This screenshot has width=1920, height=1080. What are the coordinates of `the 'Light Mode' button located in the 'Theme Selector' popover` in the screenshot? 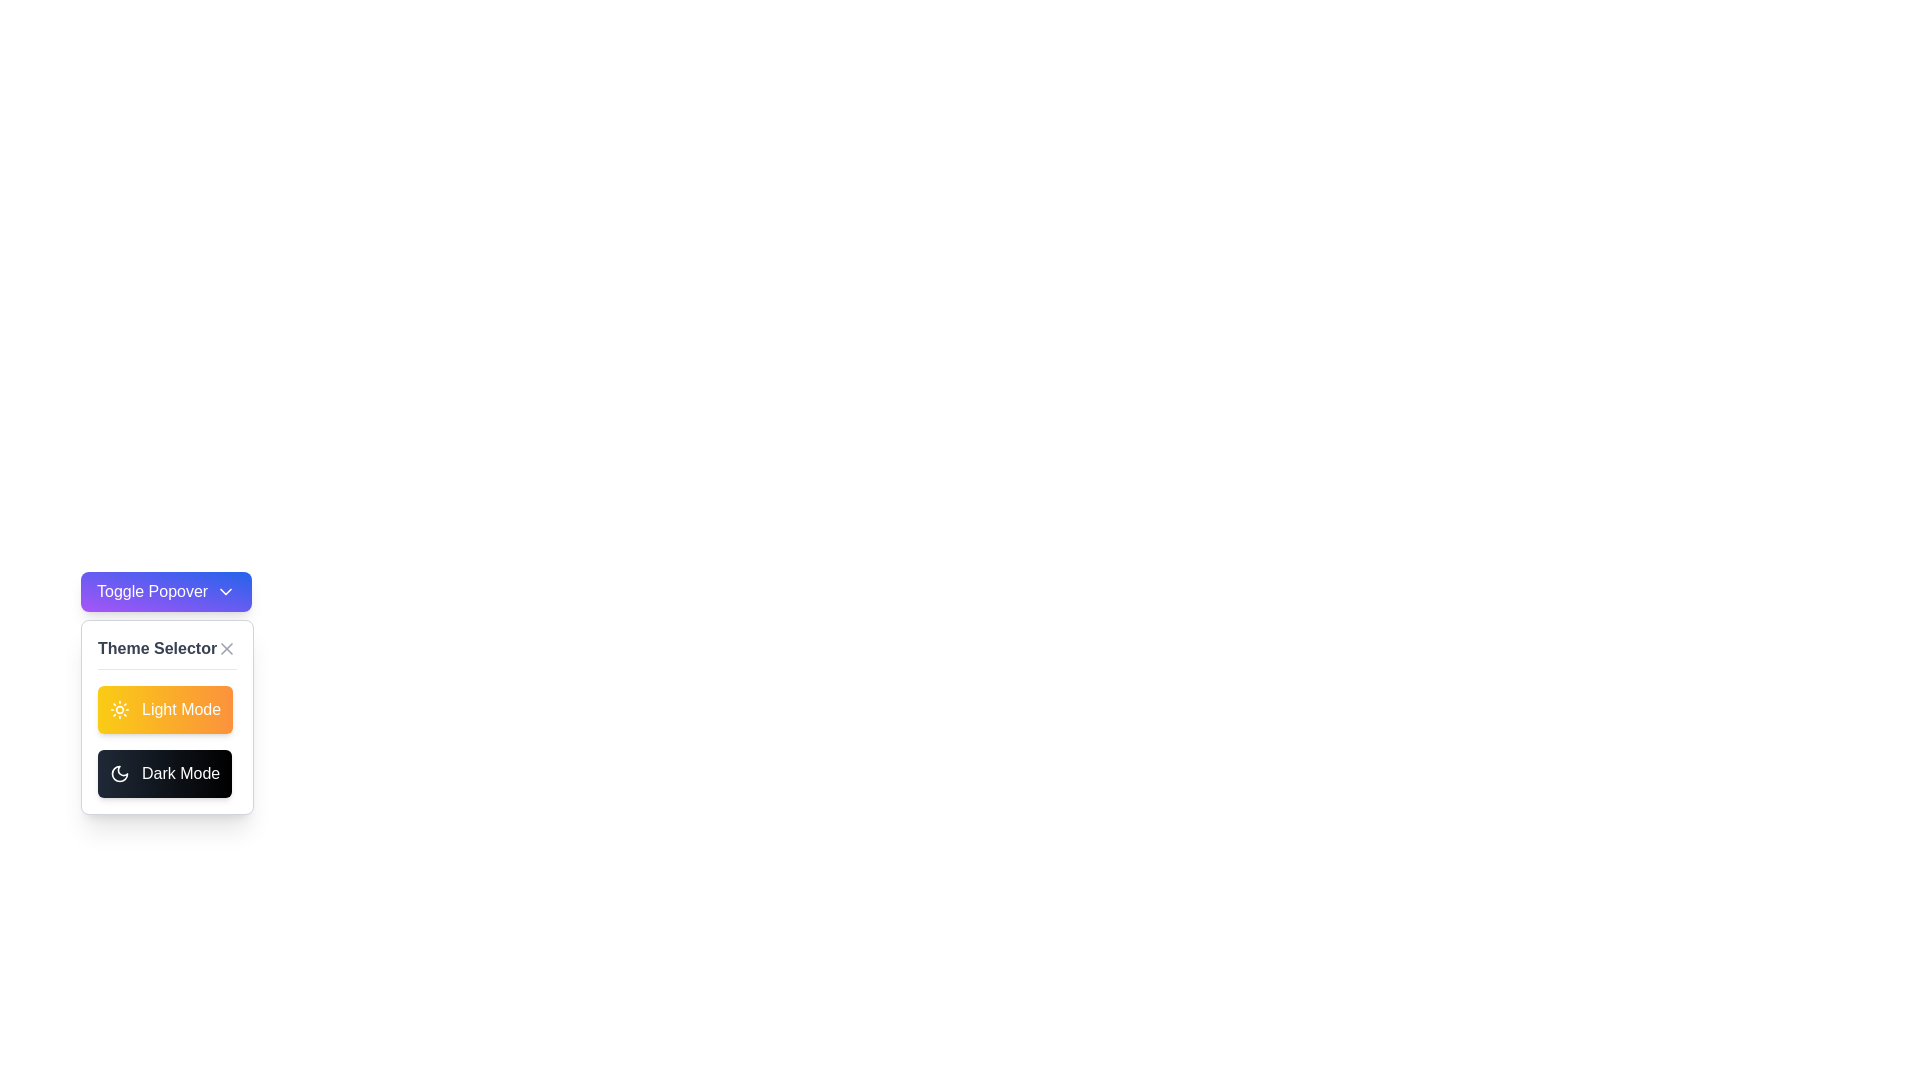 It's located at (165, 708).